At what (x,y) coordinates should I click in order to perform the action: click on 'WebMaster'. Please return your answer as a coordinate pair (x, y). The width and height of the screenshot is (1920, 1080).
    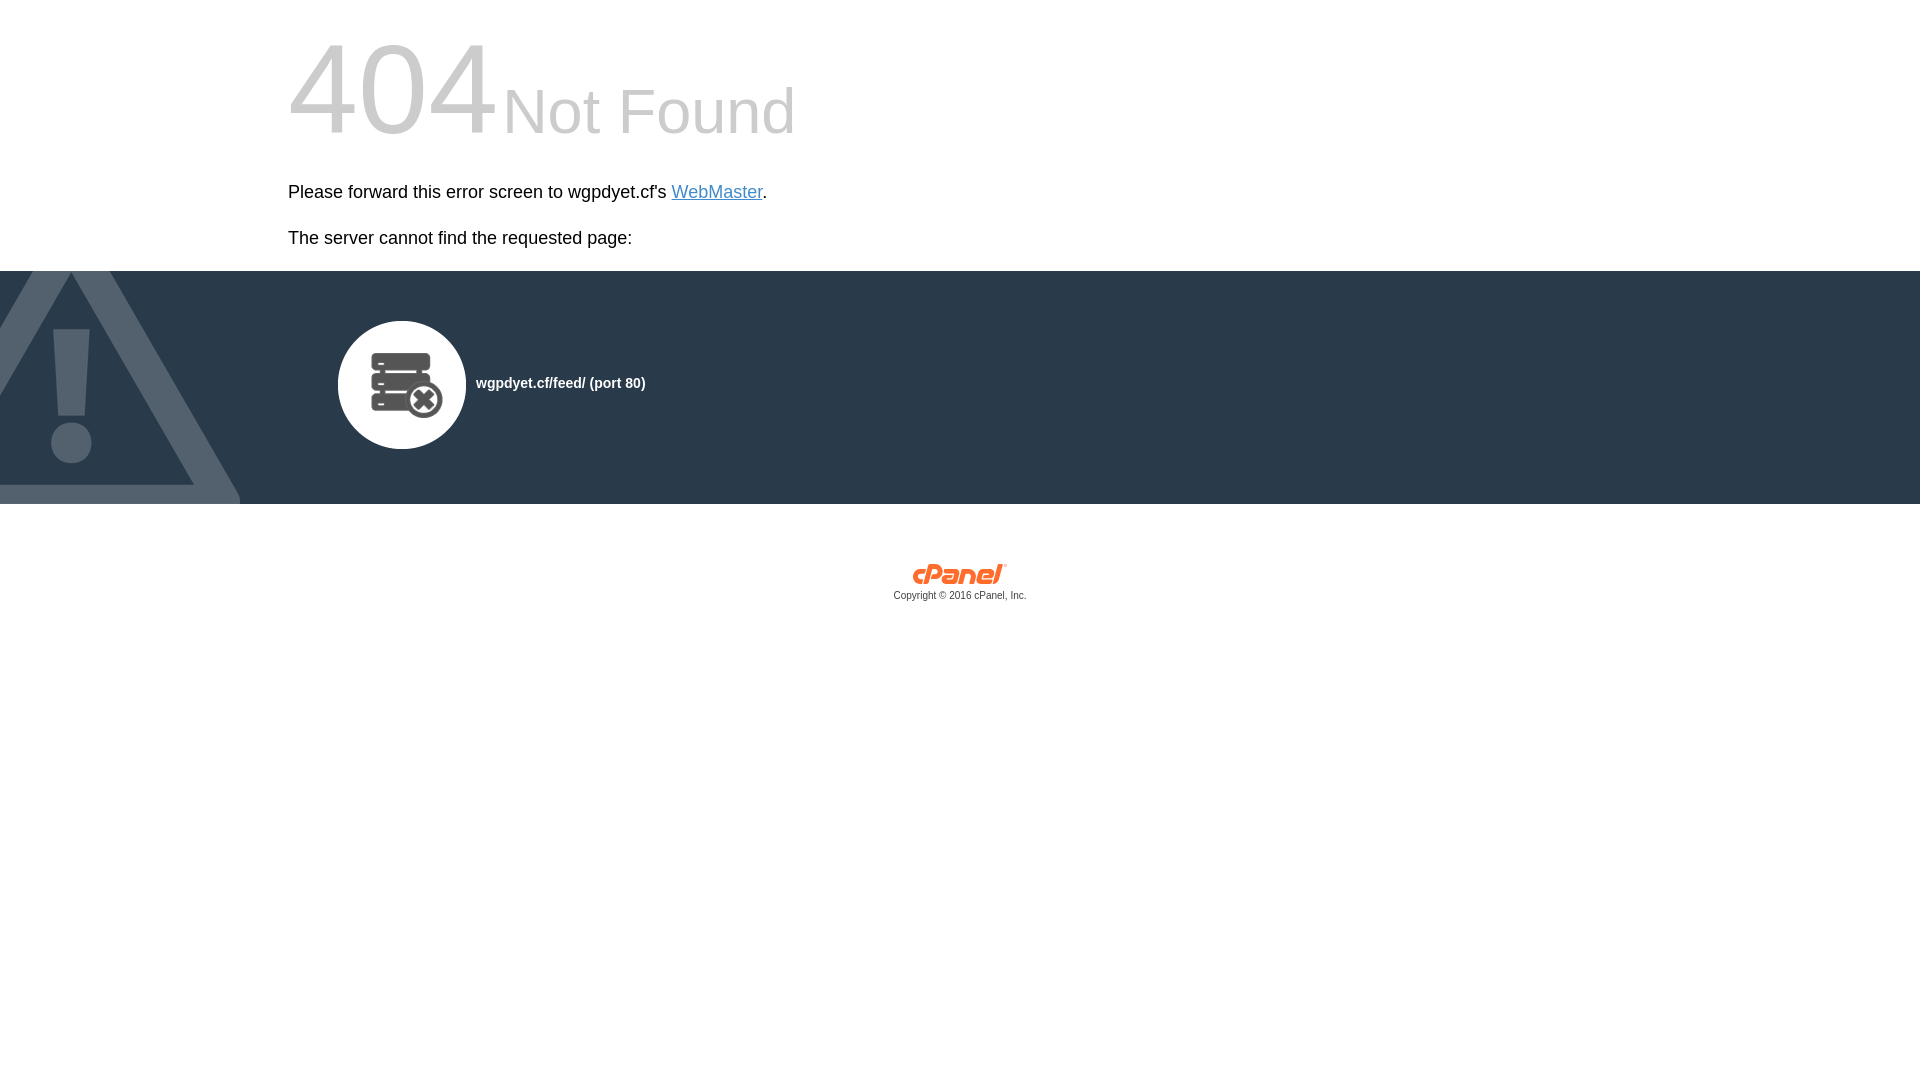
    Looking at the image, I should click on (717, 192).